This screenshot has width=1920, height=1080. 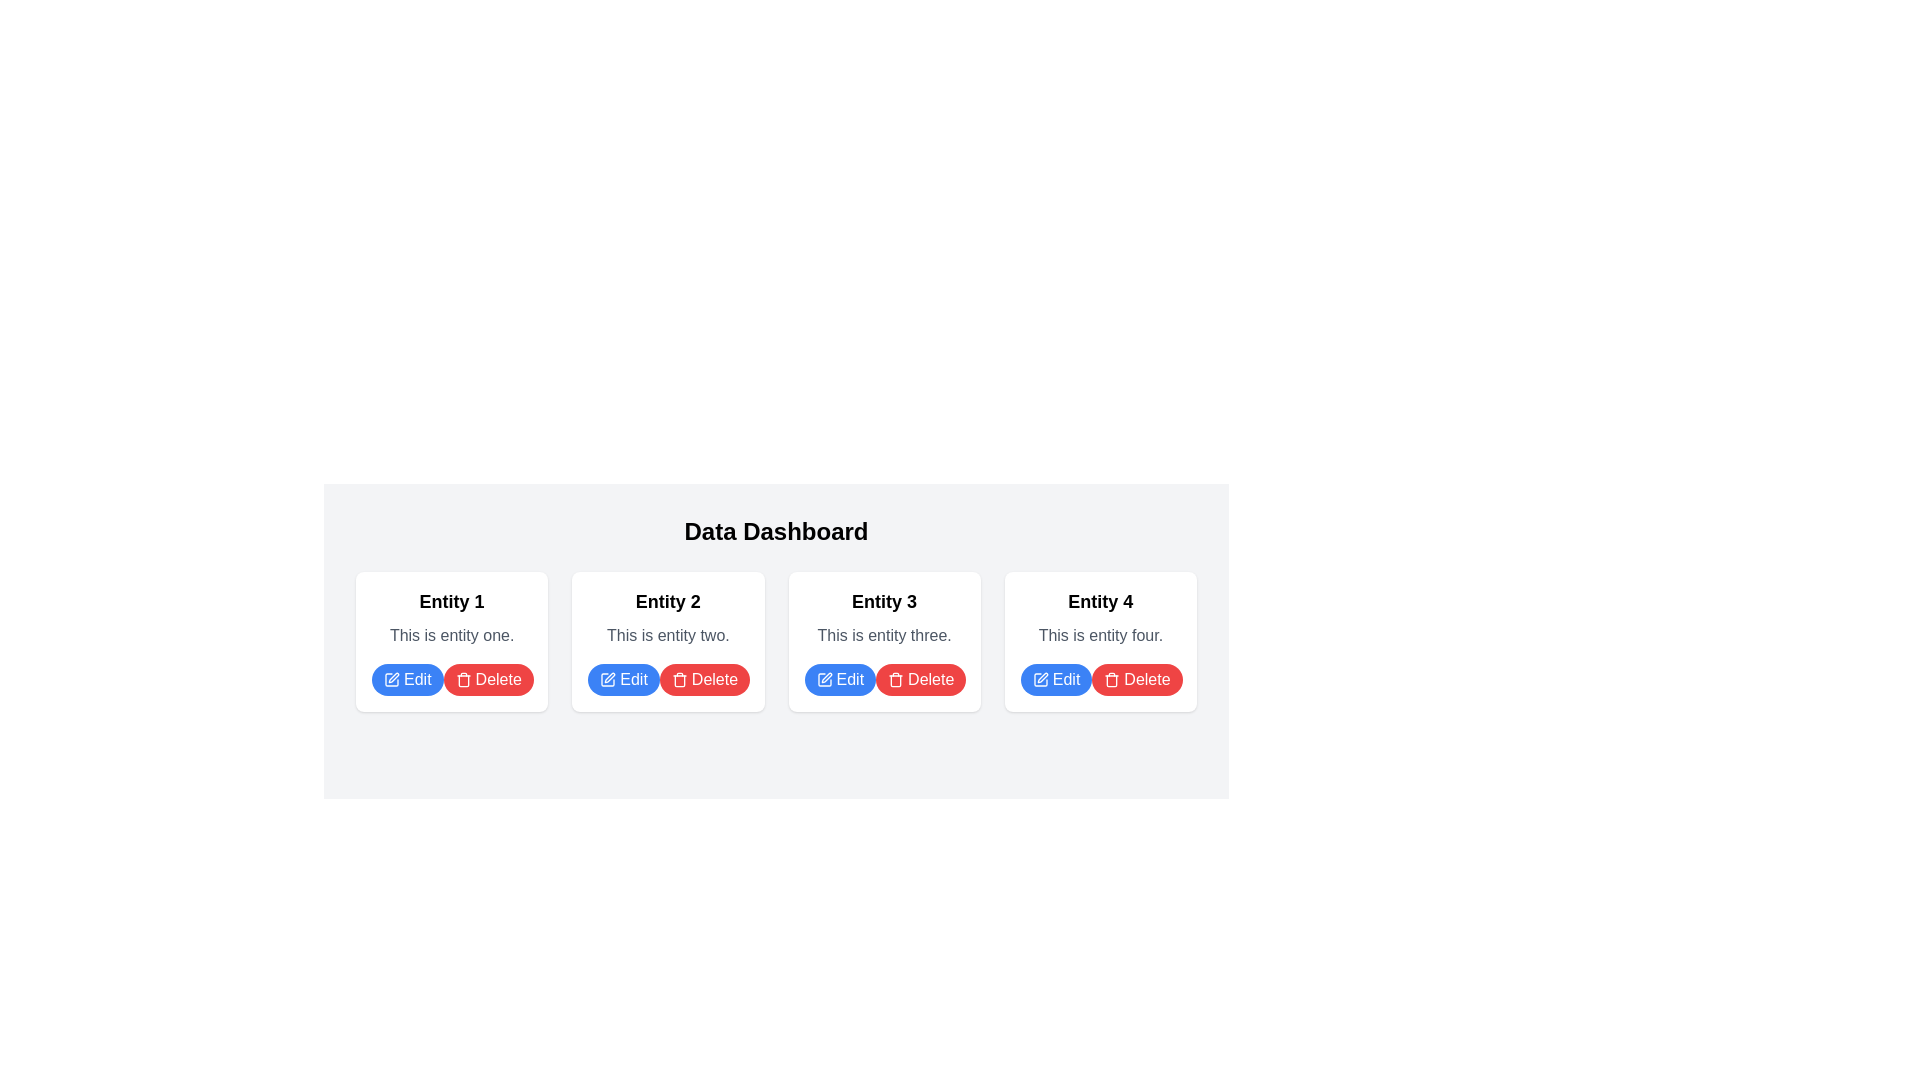 What do you see at coordinates (406, 678) in the screenshot?
I see `the interactive button in the 'Entity 1' card` at bounding box center [406, 678].